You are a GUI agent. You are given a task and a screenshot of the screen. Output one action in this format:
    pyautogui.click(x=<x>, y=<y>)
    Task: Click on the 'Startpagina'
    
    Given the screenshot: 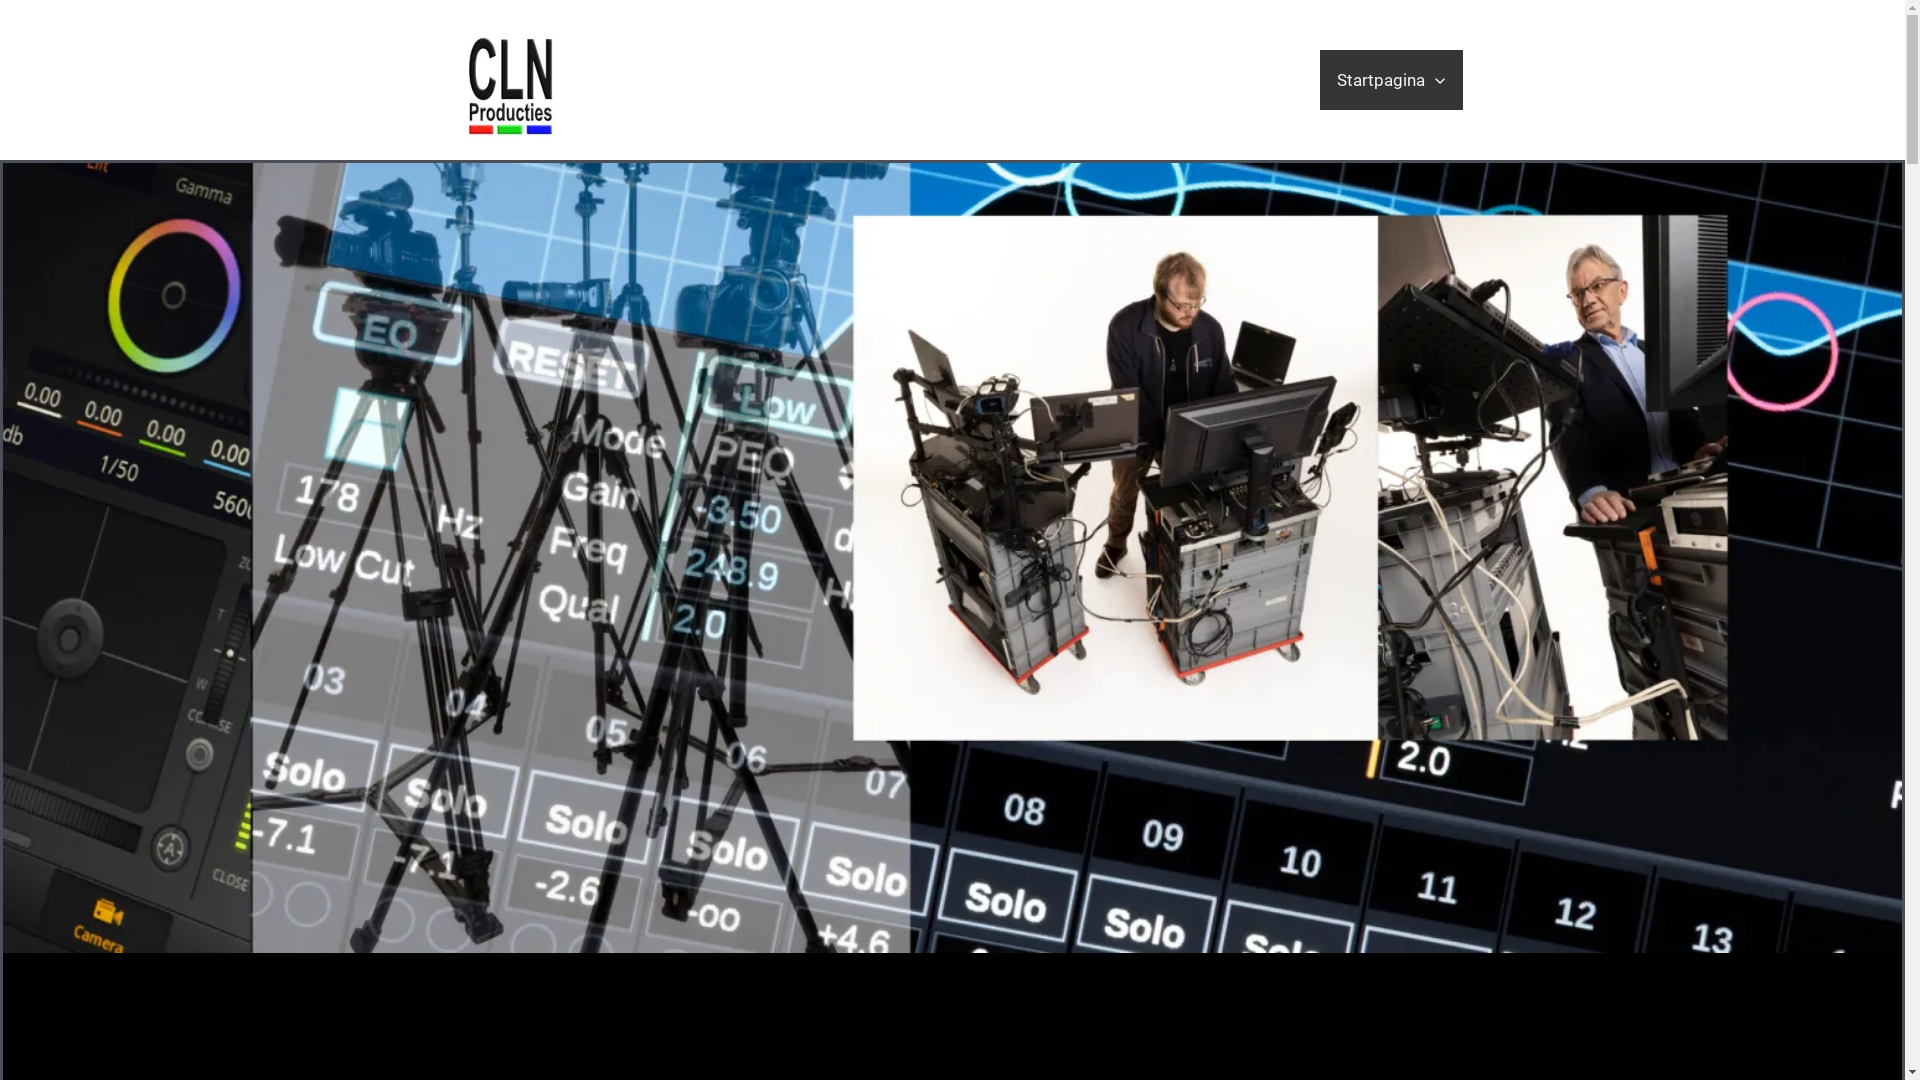 What is the action you would take?
    pyautogui.click(x=1390, y=79)
    